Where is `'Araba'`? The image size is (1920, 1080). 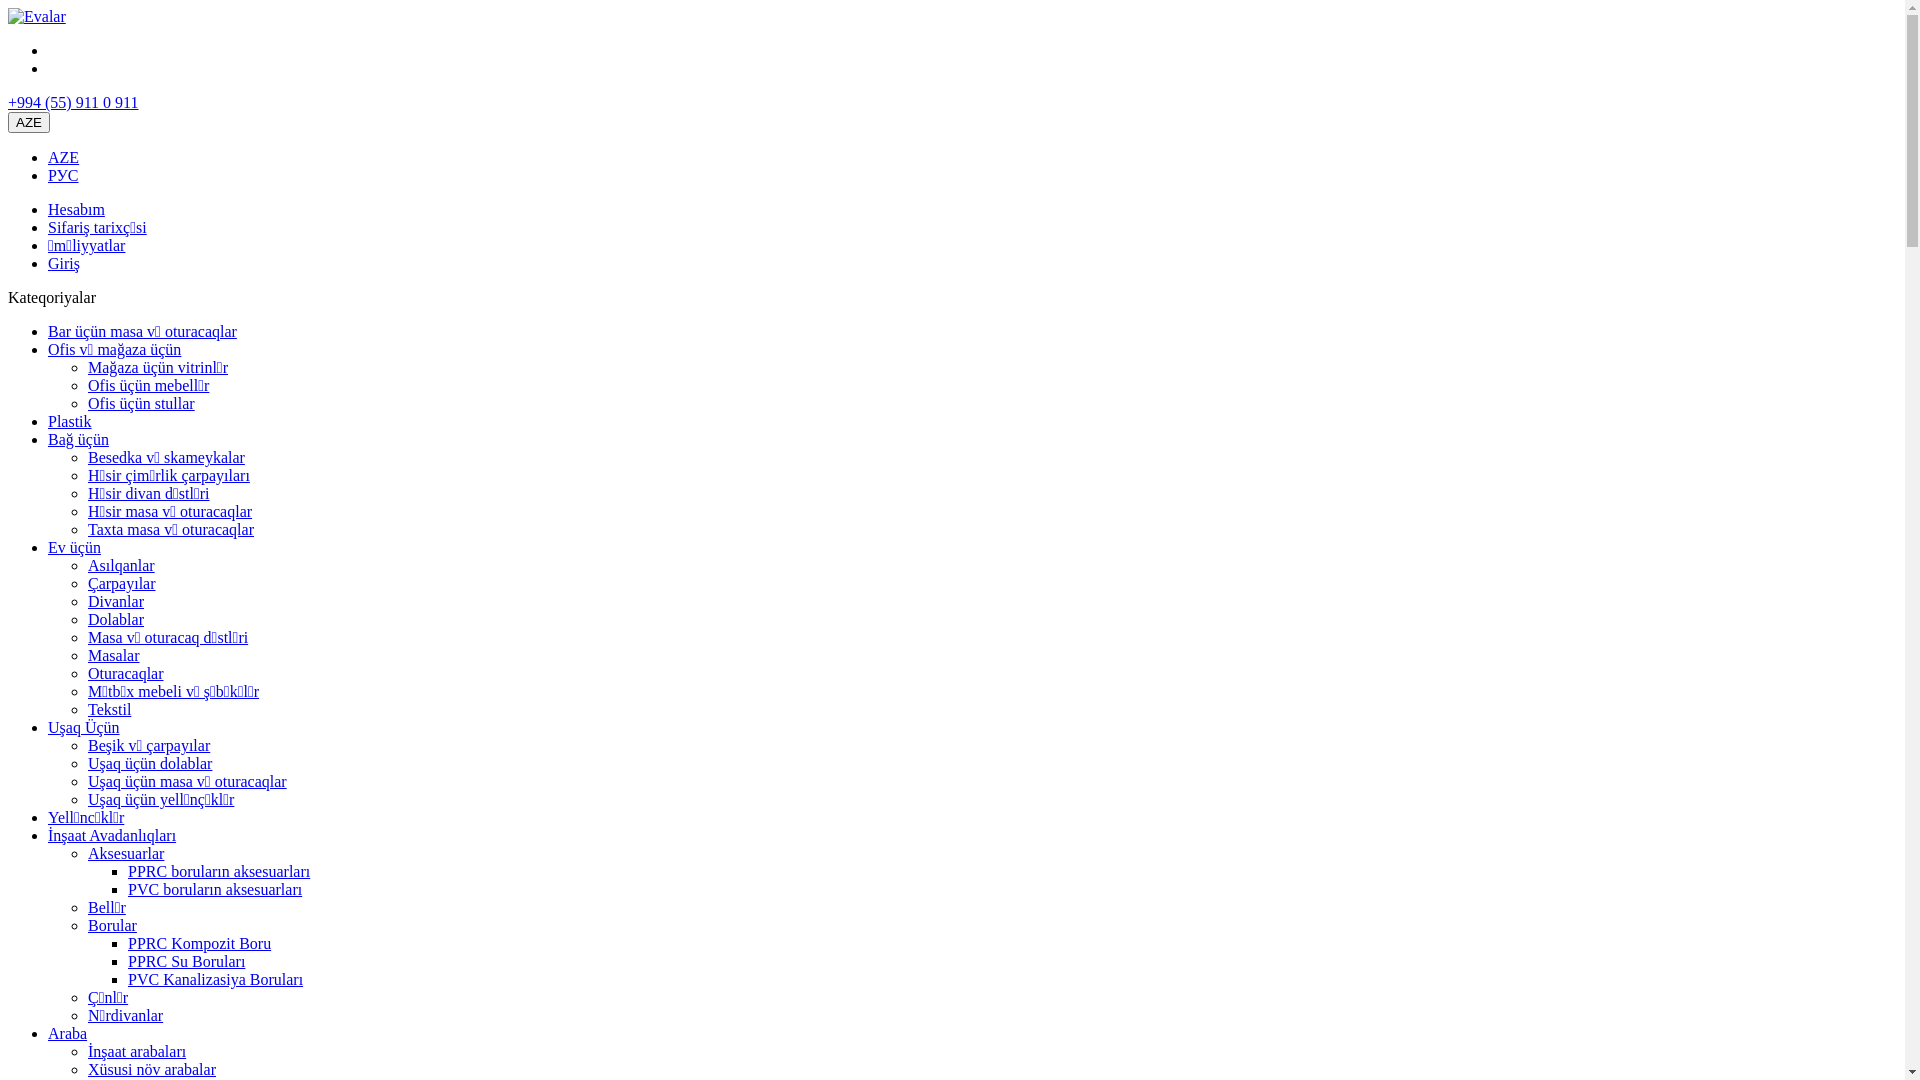
'Araba' is located at coordinates (67, 1033).